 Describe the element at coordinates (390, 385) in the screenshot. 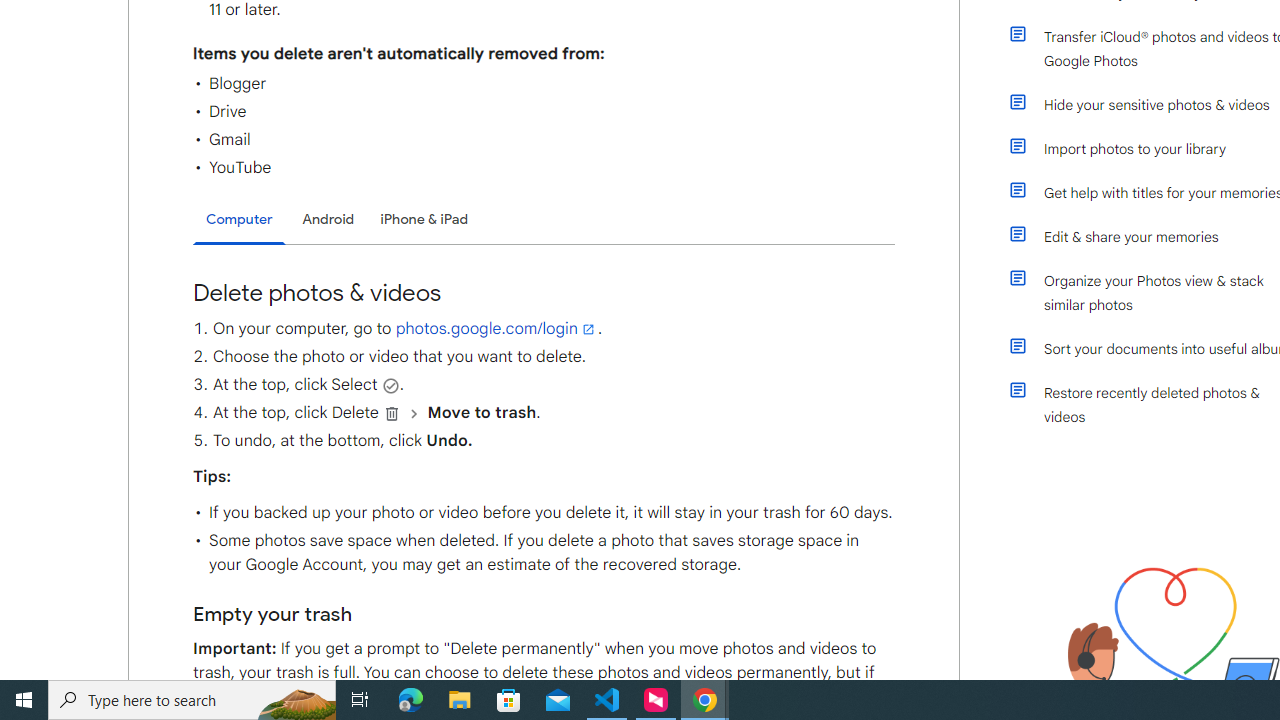

I see `'Select'` at that location.